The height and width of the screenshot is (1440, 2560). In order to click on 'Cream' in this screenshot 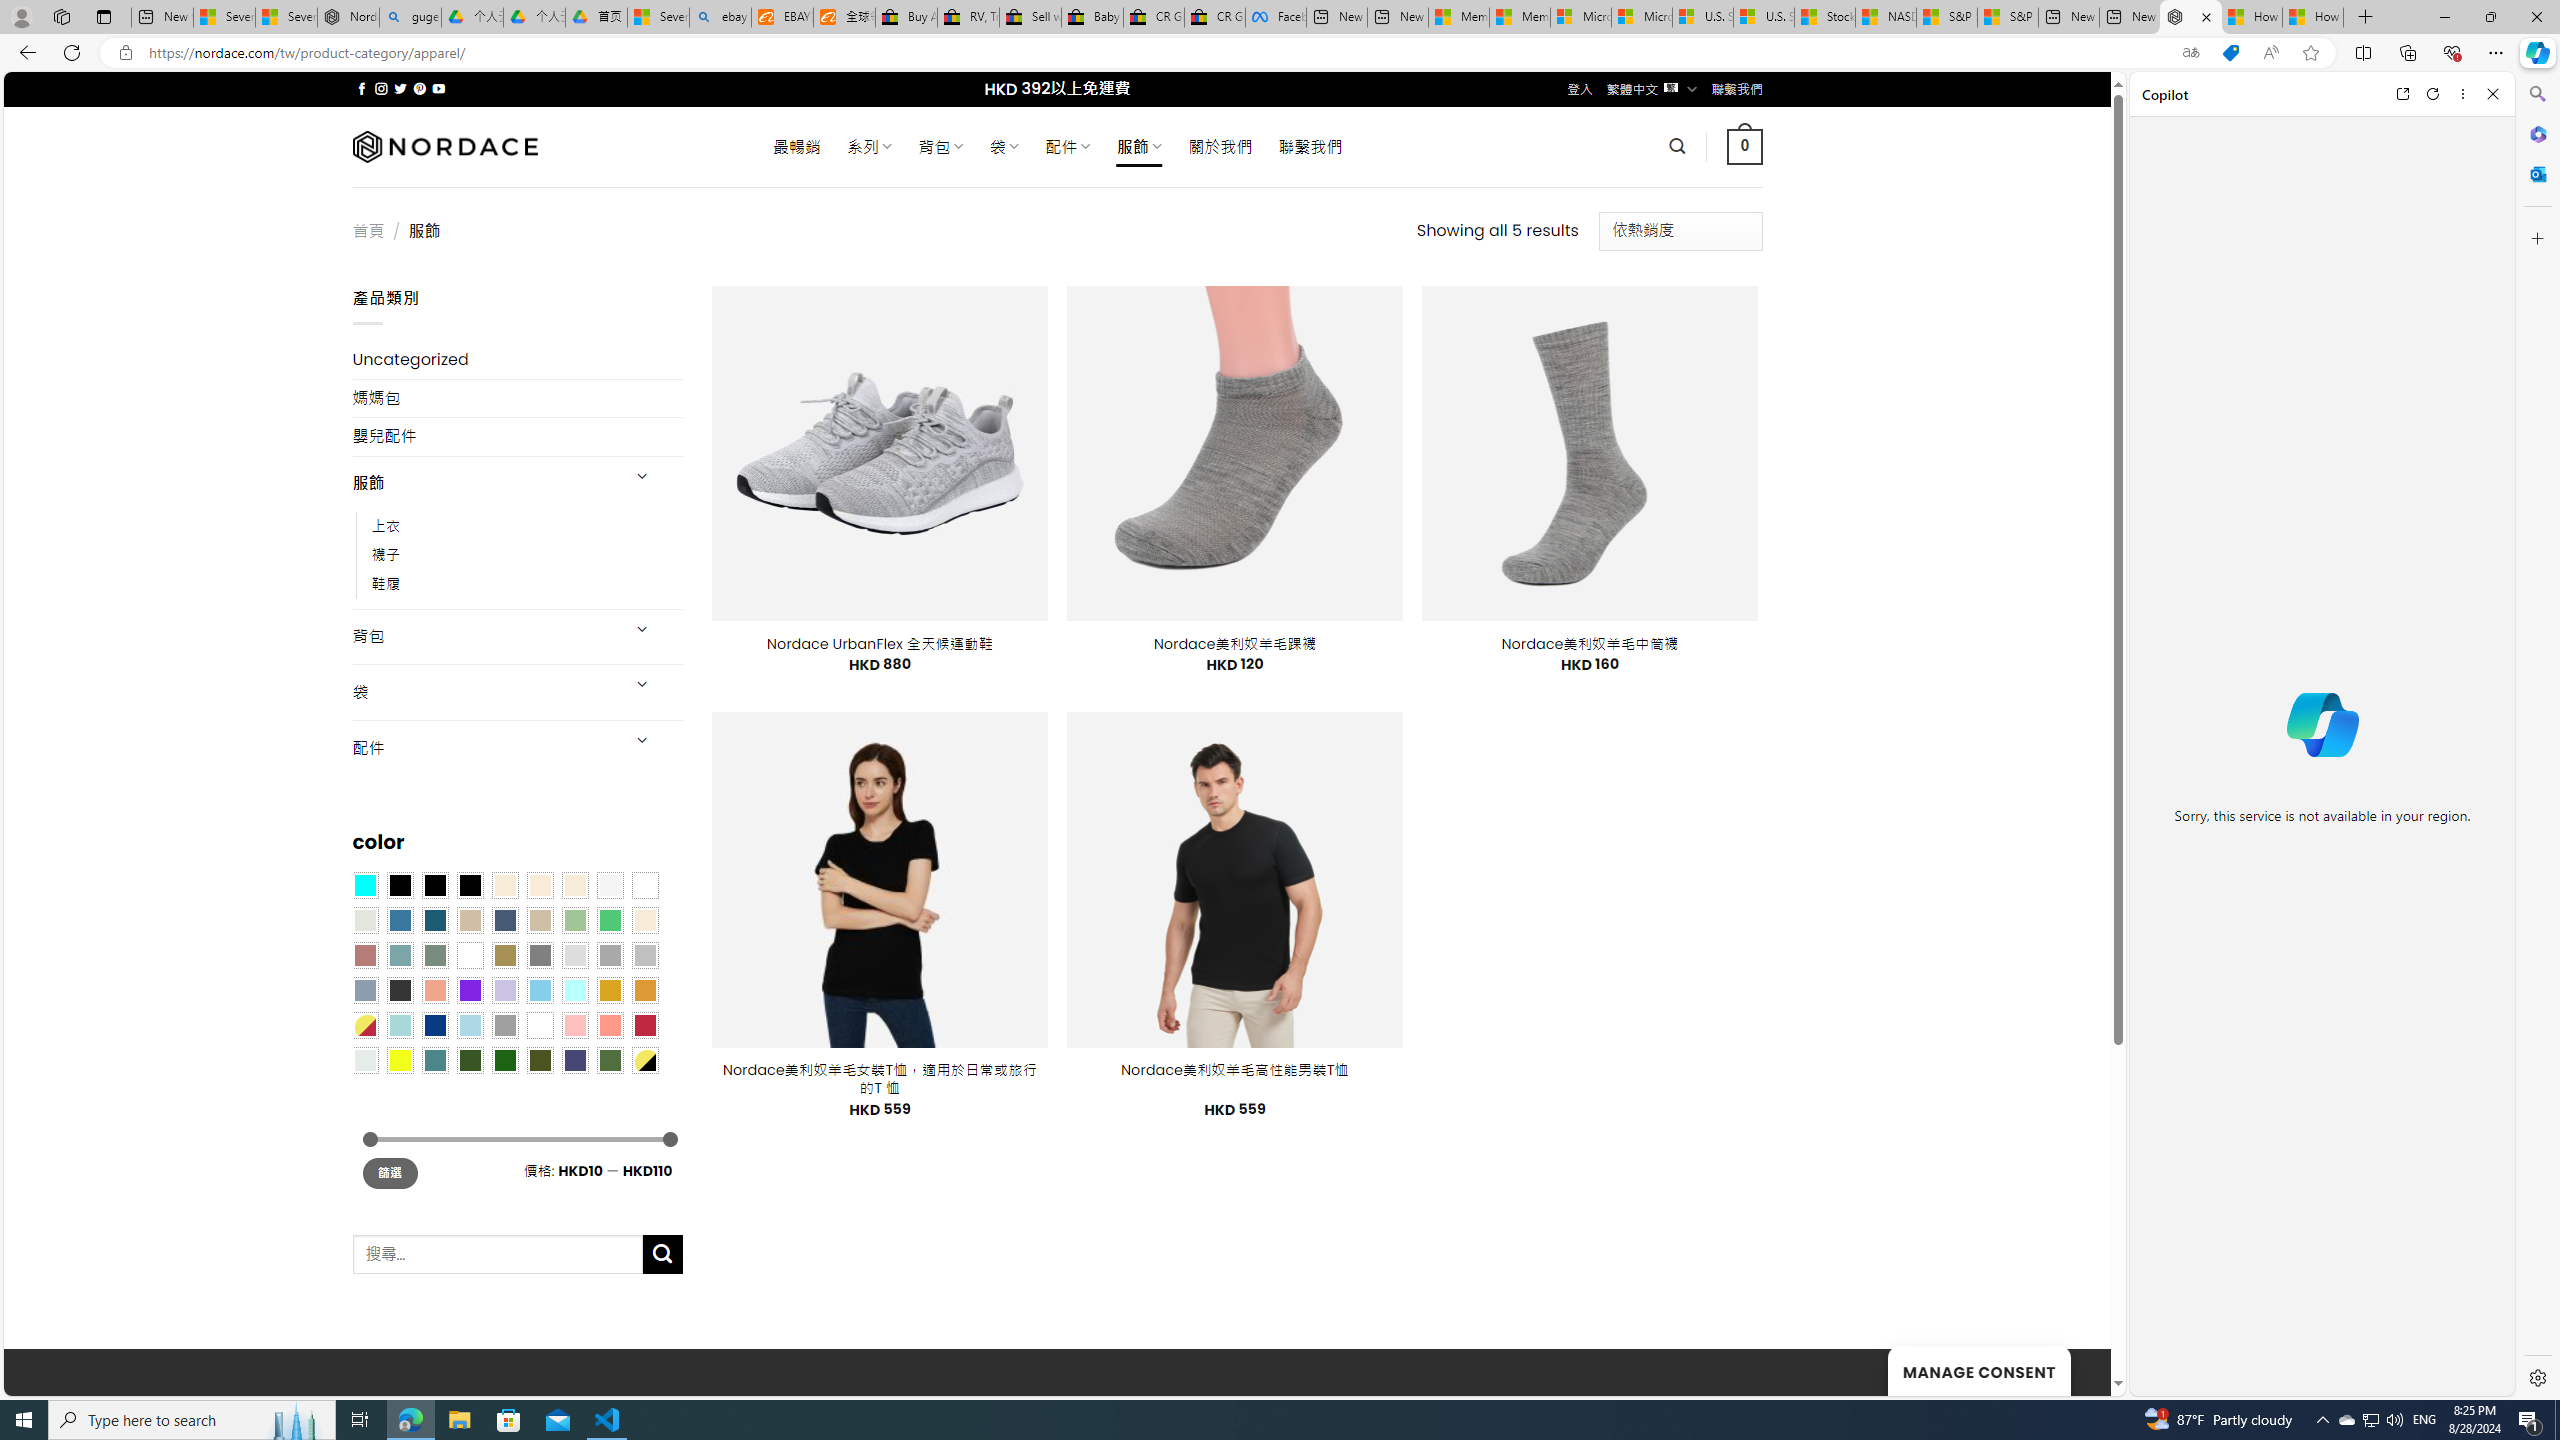, I will do `click(575, 884)`.